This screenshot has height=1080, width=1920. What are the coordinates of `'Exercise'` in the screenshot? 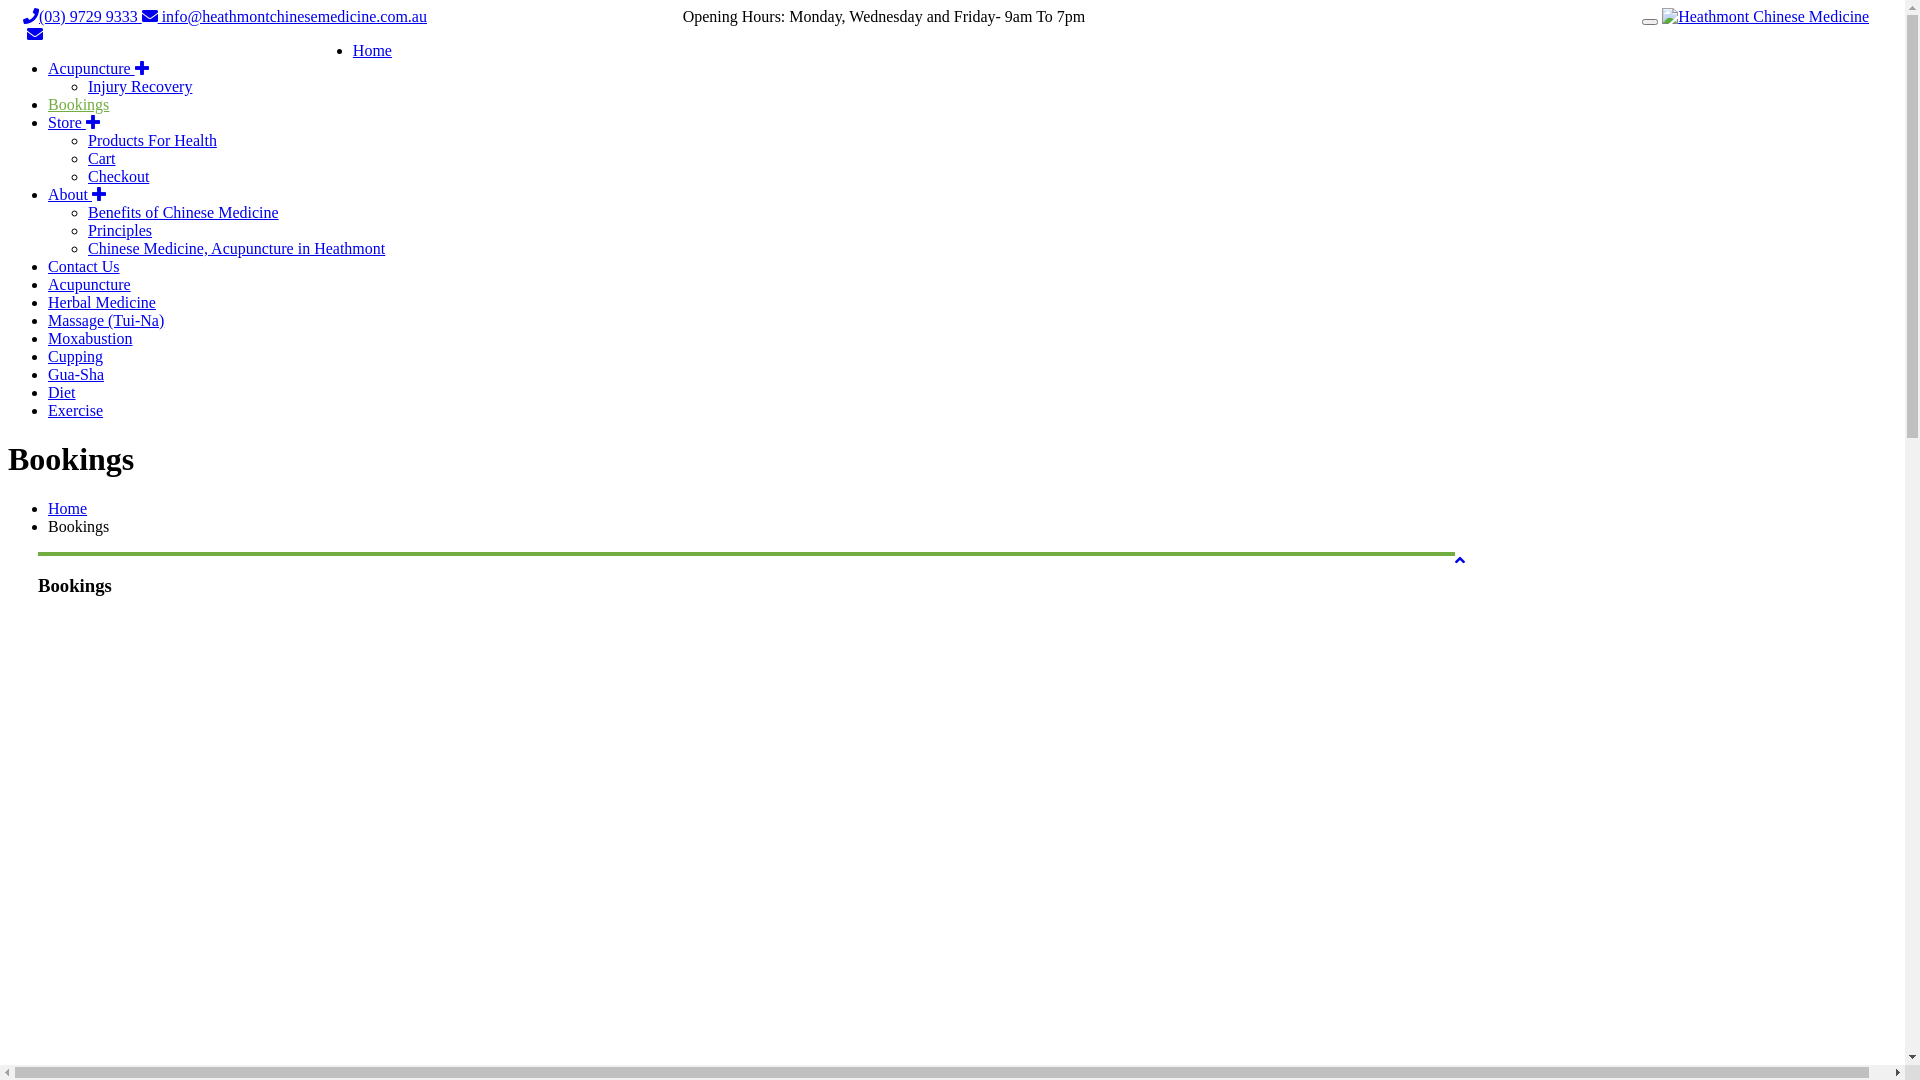 It's located at (48, 409).